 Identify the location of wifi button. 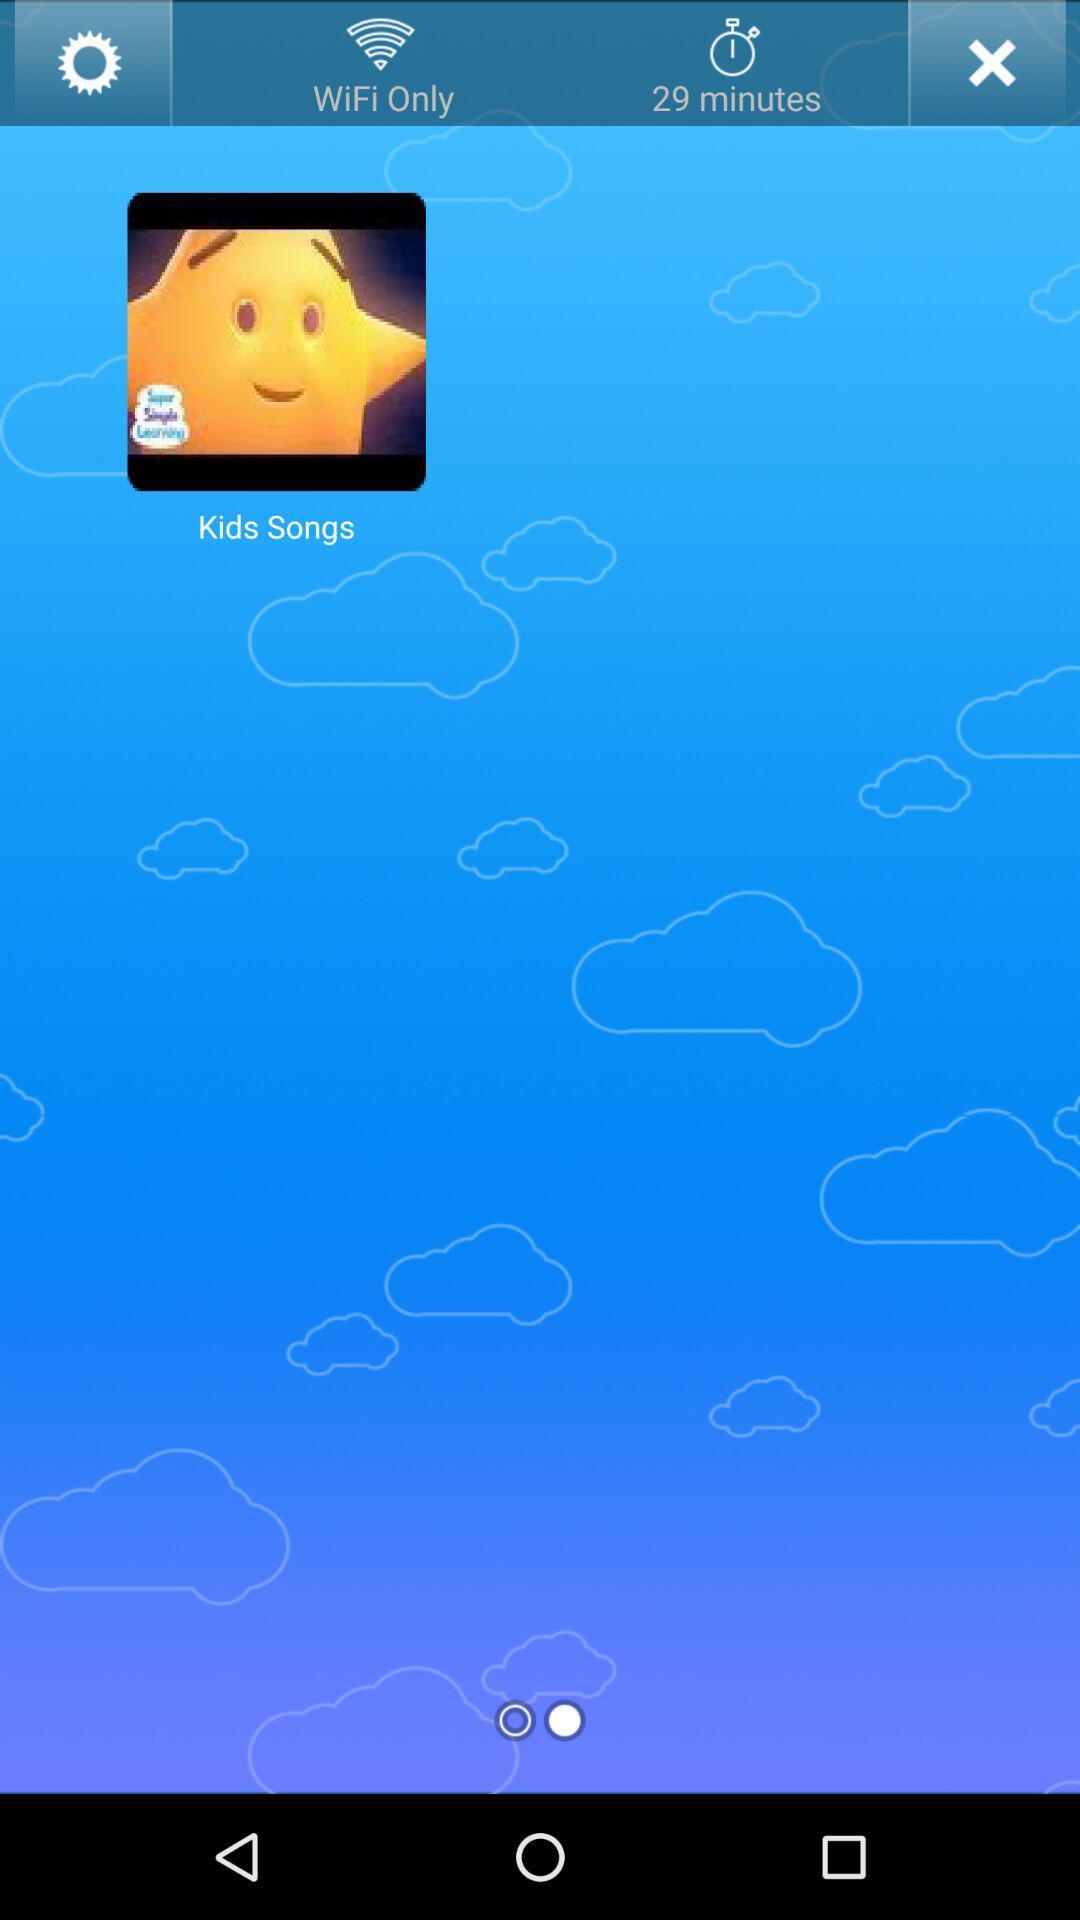
(383, 62).